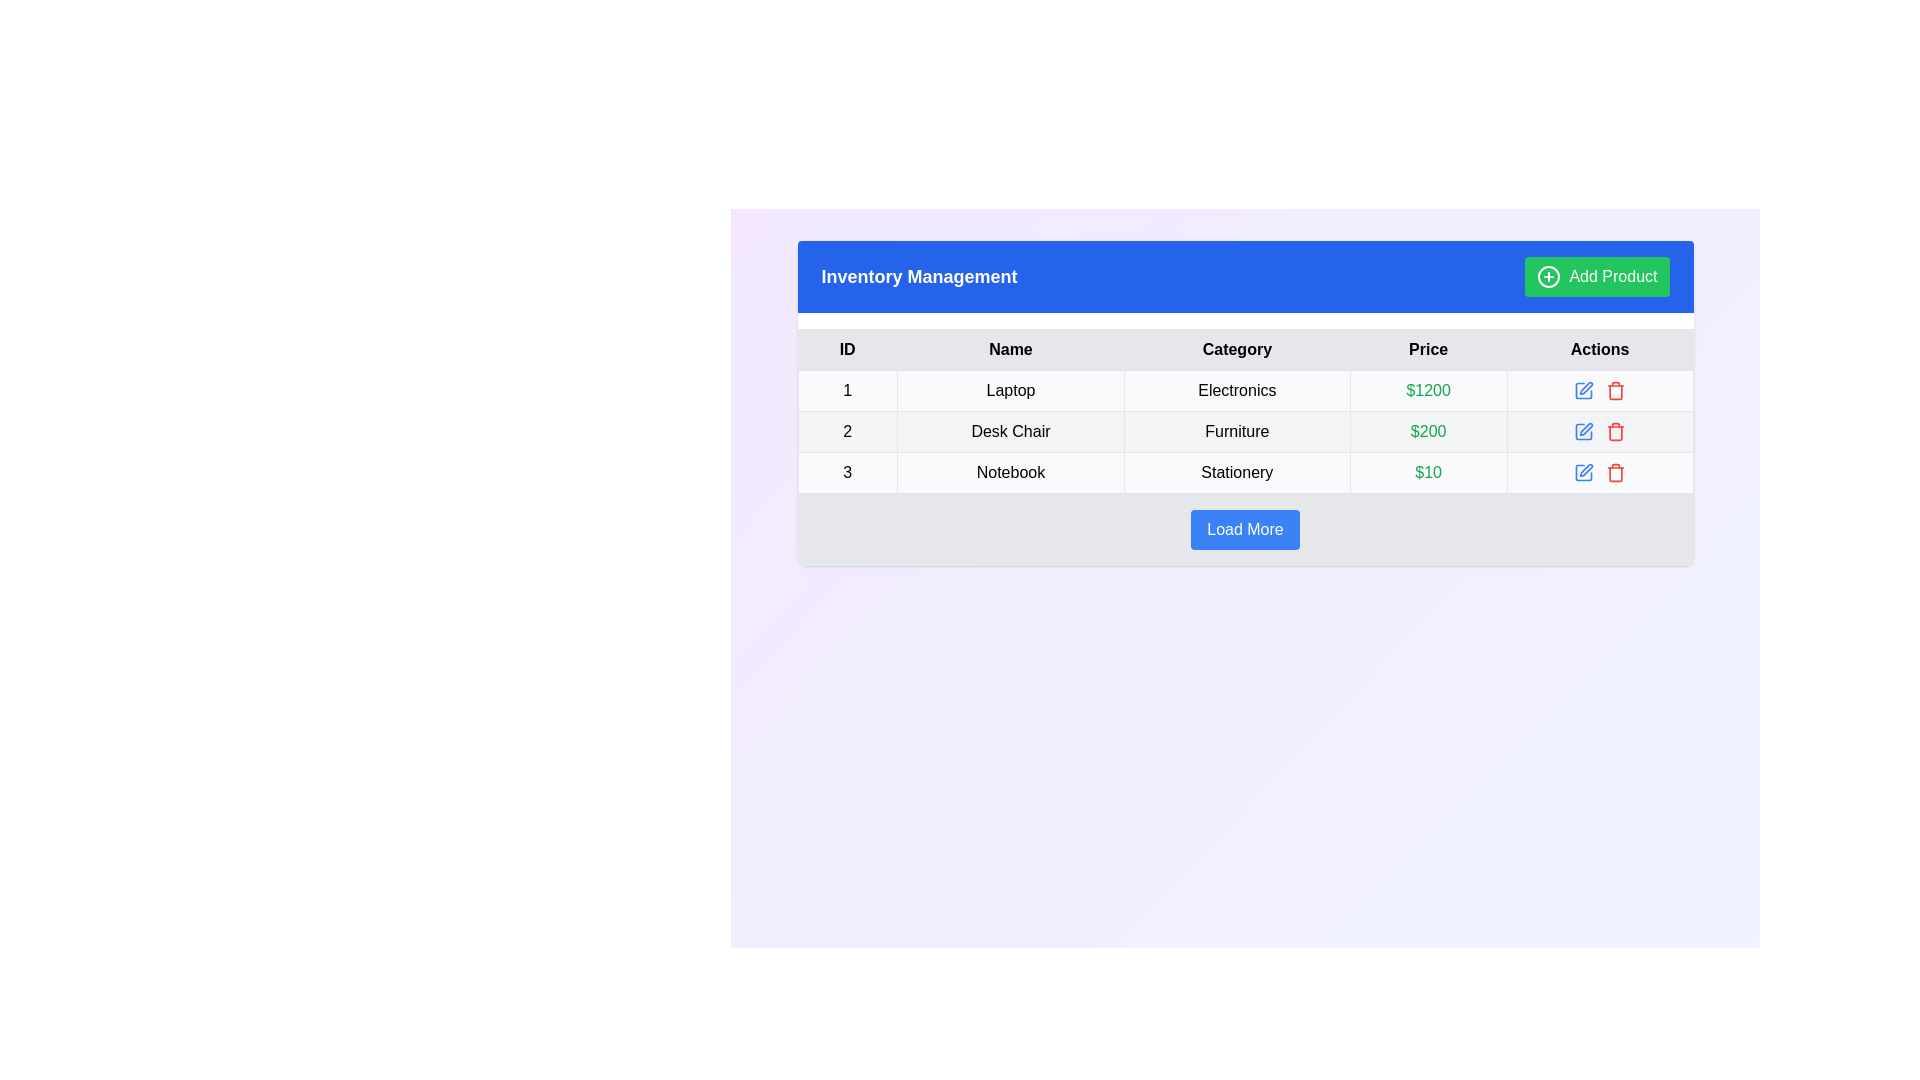 This screenshot has width=1920, height=1080. Describe the element at coordinates (1010, 431) in the screenshot. I see `the static text label displaying 'Desk Chair' located in the second row of the table, positioned between the 'ID' and 'Category' columns` at that location.